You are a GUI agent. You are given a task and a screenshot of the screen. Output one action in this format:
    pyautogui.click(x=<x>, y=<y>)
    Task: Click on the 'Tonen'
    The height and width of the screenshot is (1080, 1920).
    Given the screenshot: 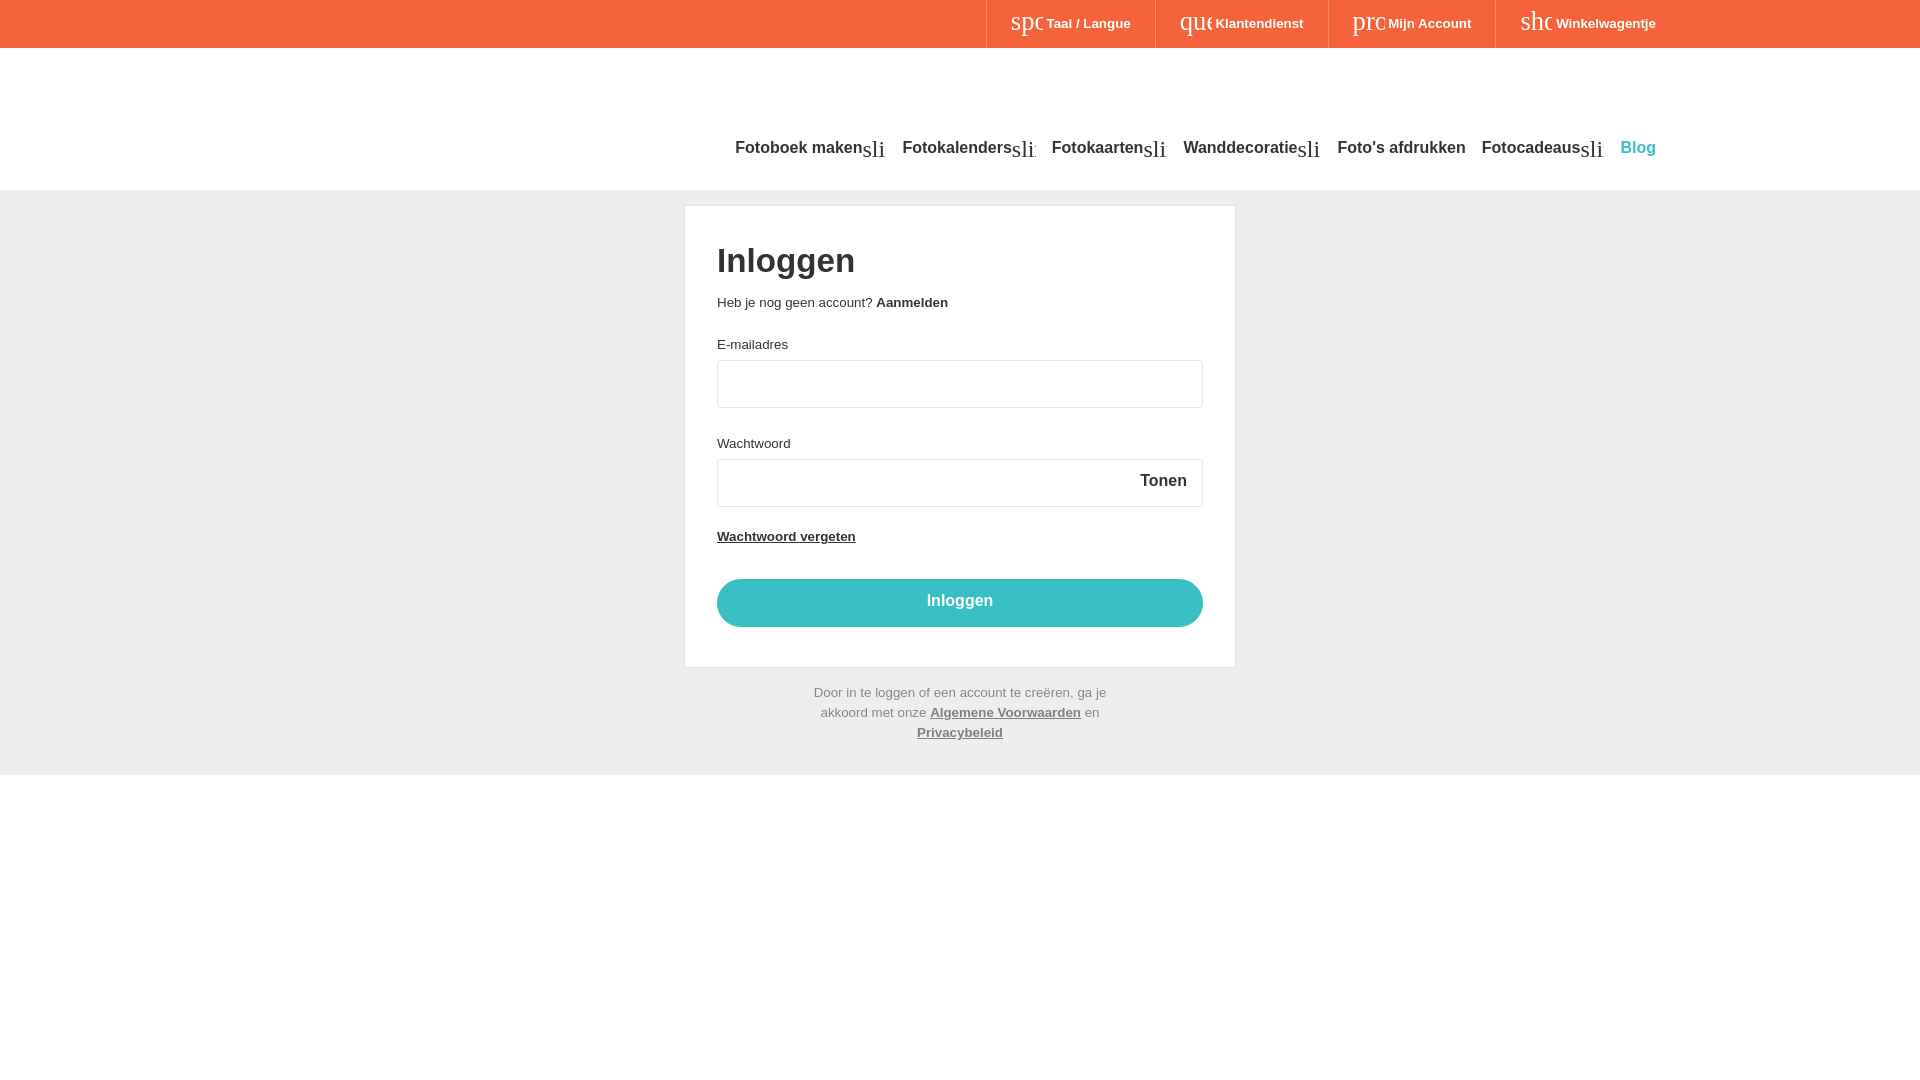 What is the action you would take?
    pyautogui.click(x=1163, y=481)
    